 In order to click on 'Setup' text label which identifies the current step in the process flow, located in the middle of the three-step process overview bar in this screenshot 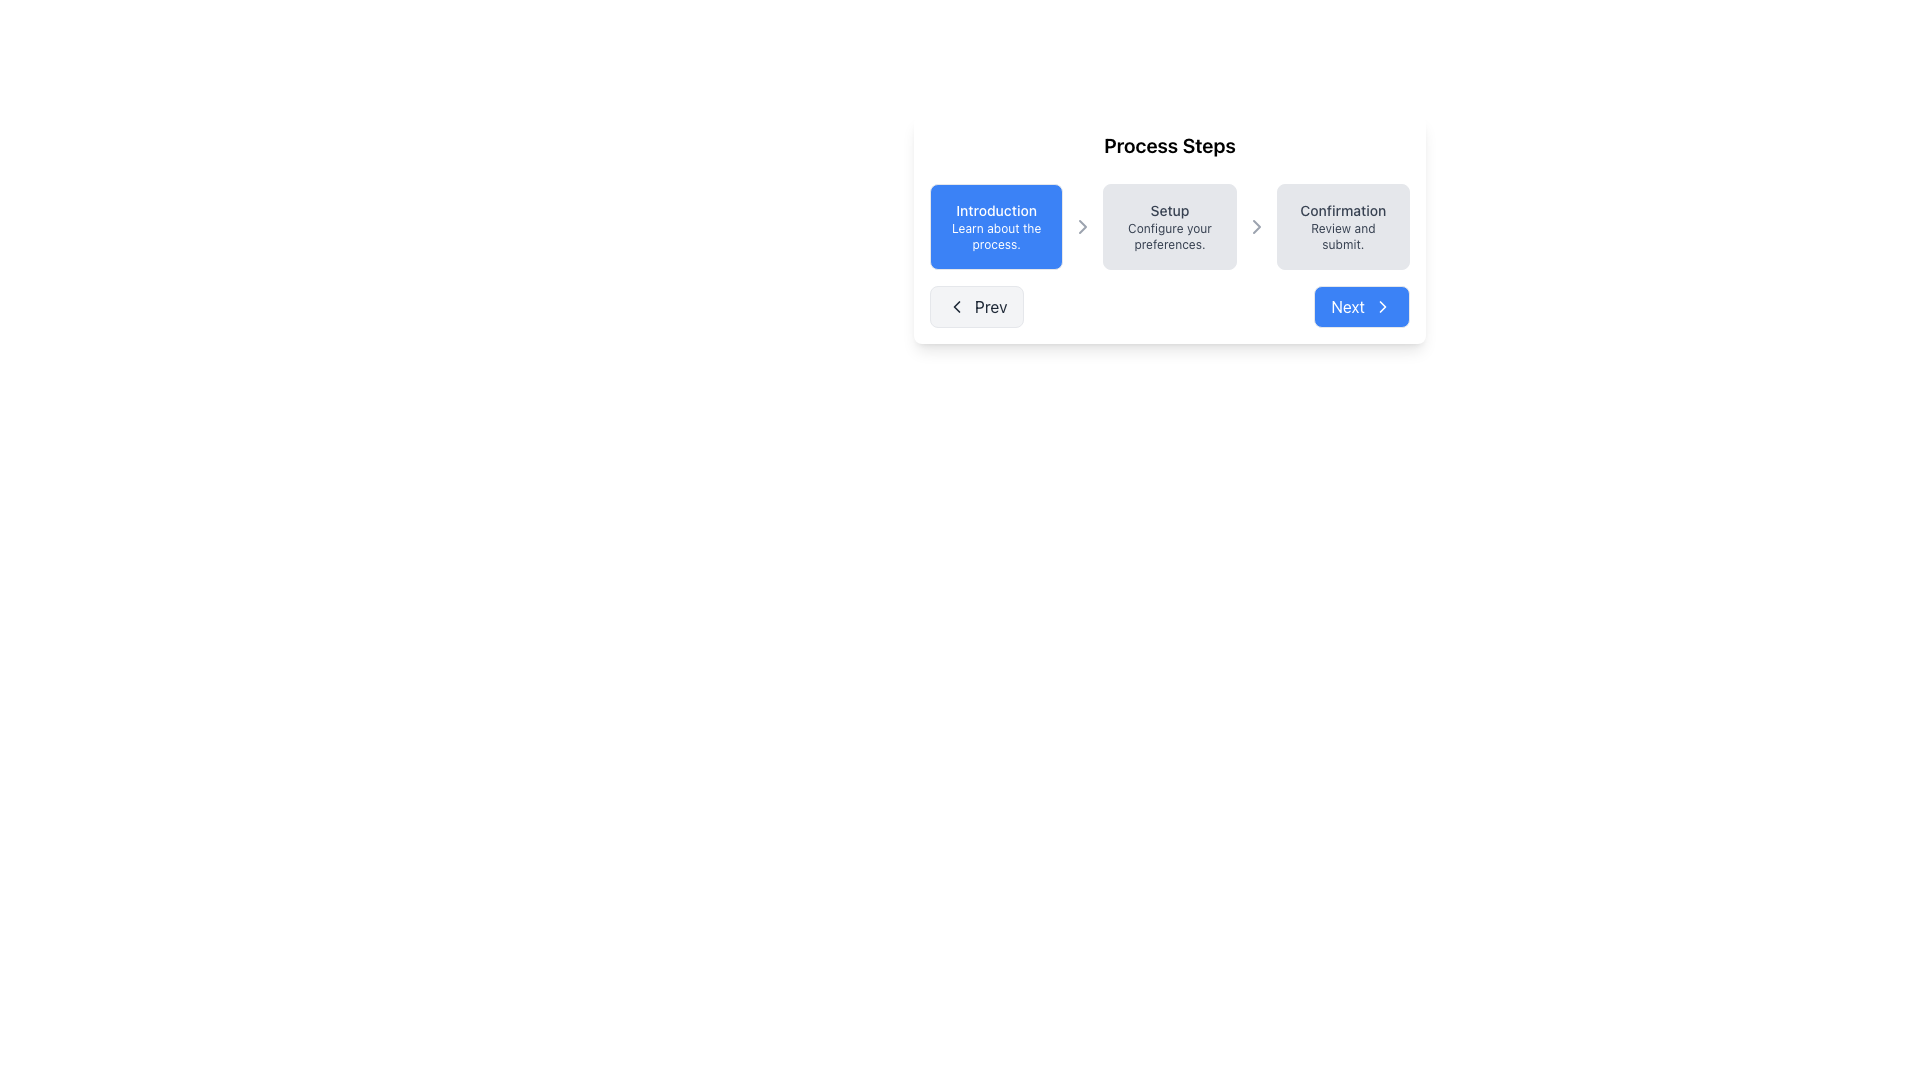, I will do `click(1170, 211)`.